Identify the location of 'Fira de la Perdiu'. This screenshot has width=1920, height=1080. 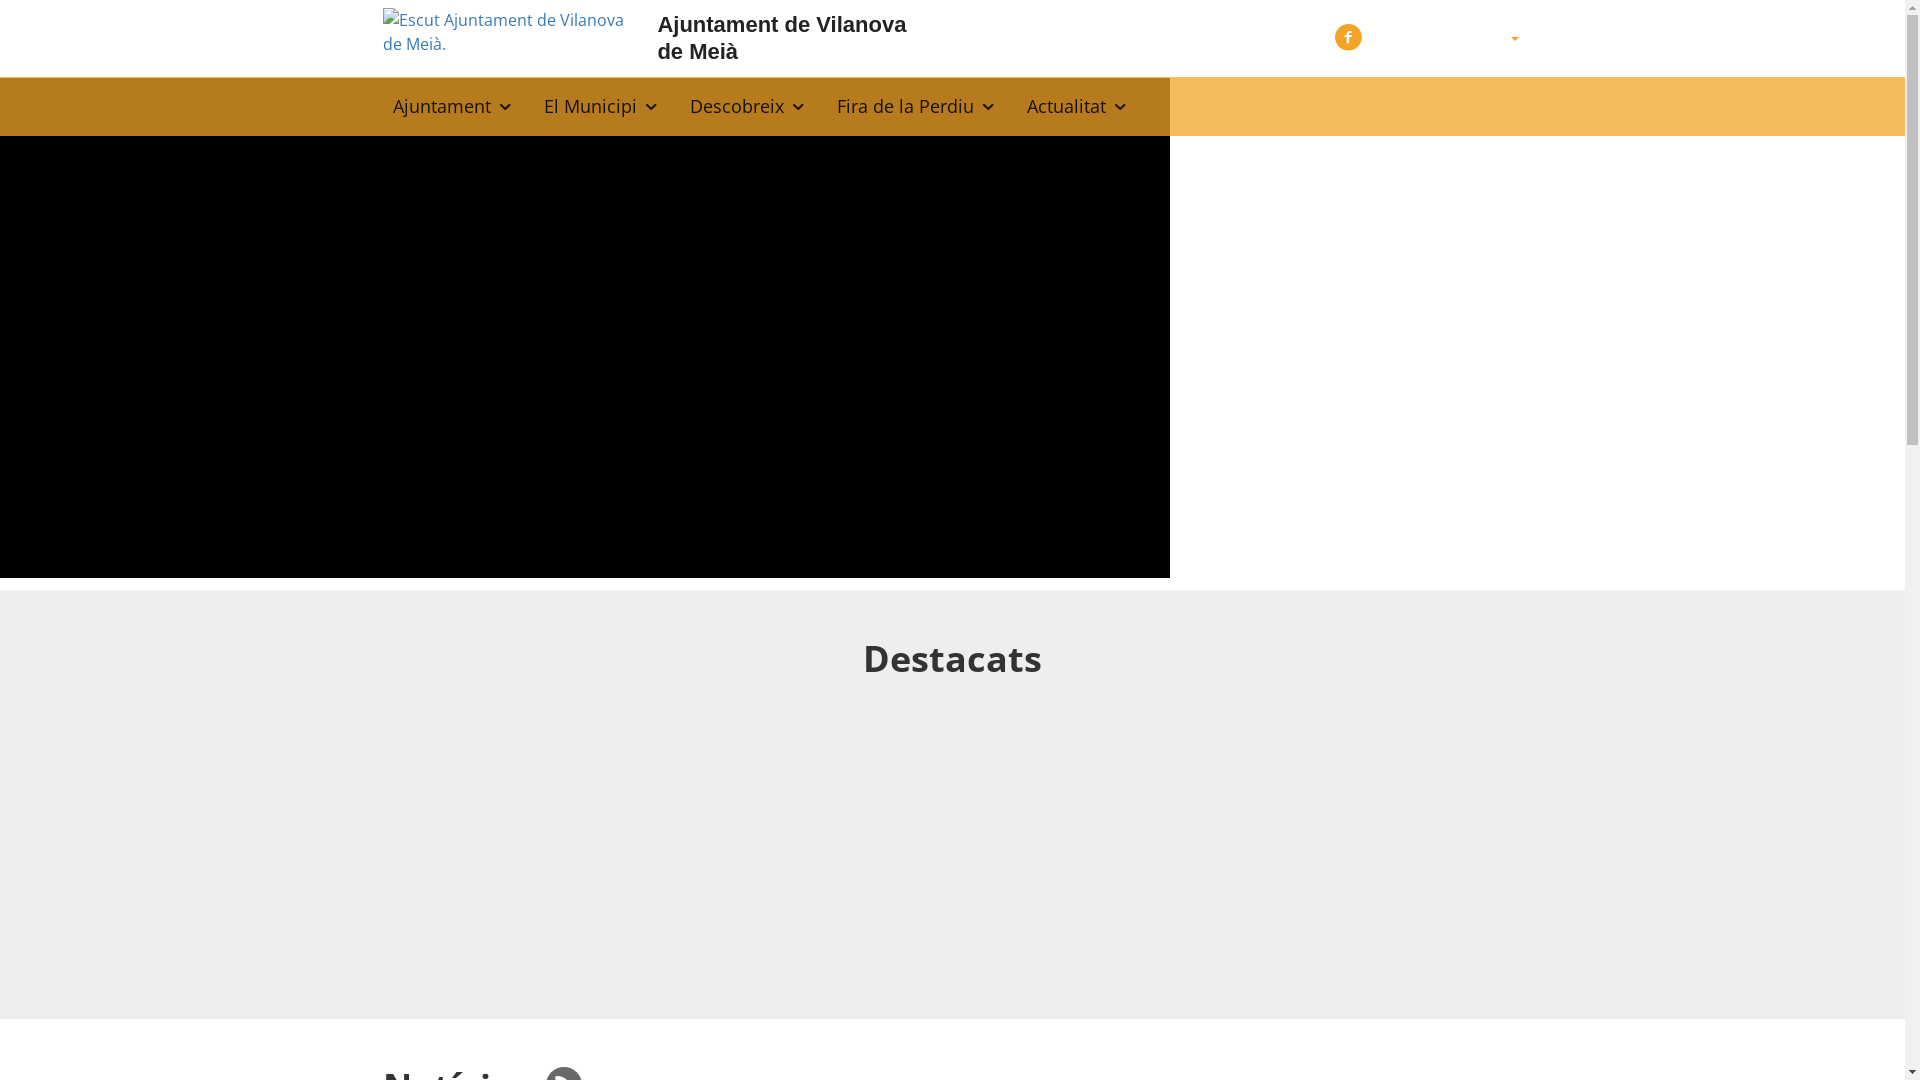
(915, 106).